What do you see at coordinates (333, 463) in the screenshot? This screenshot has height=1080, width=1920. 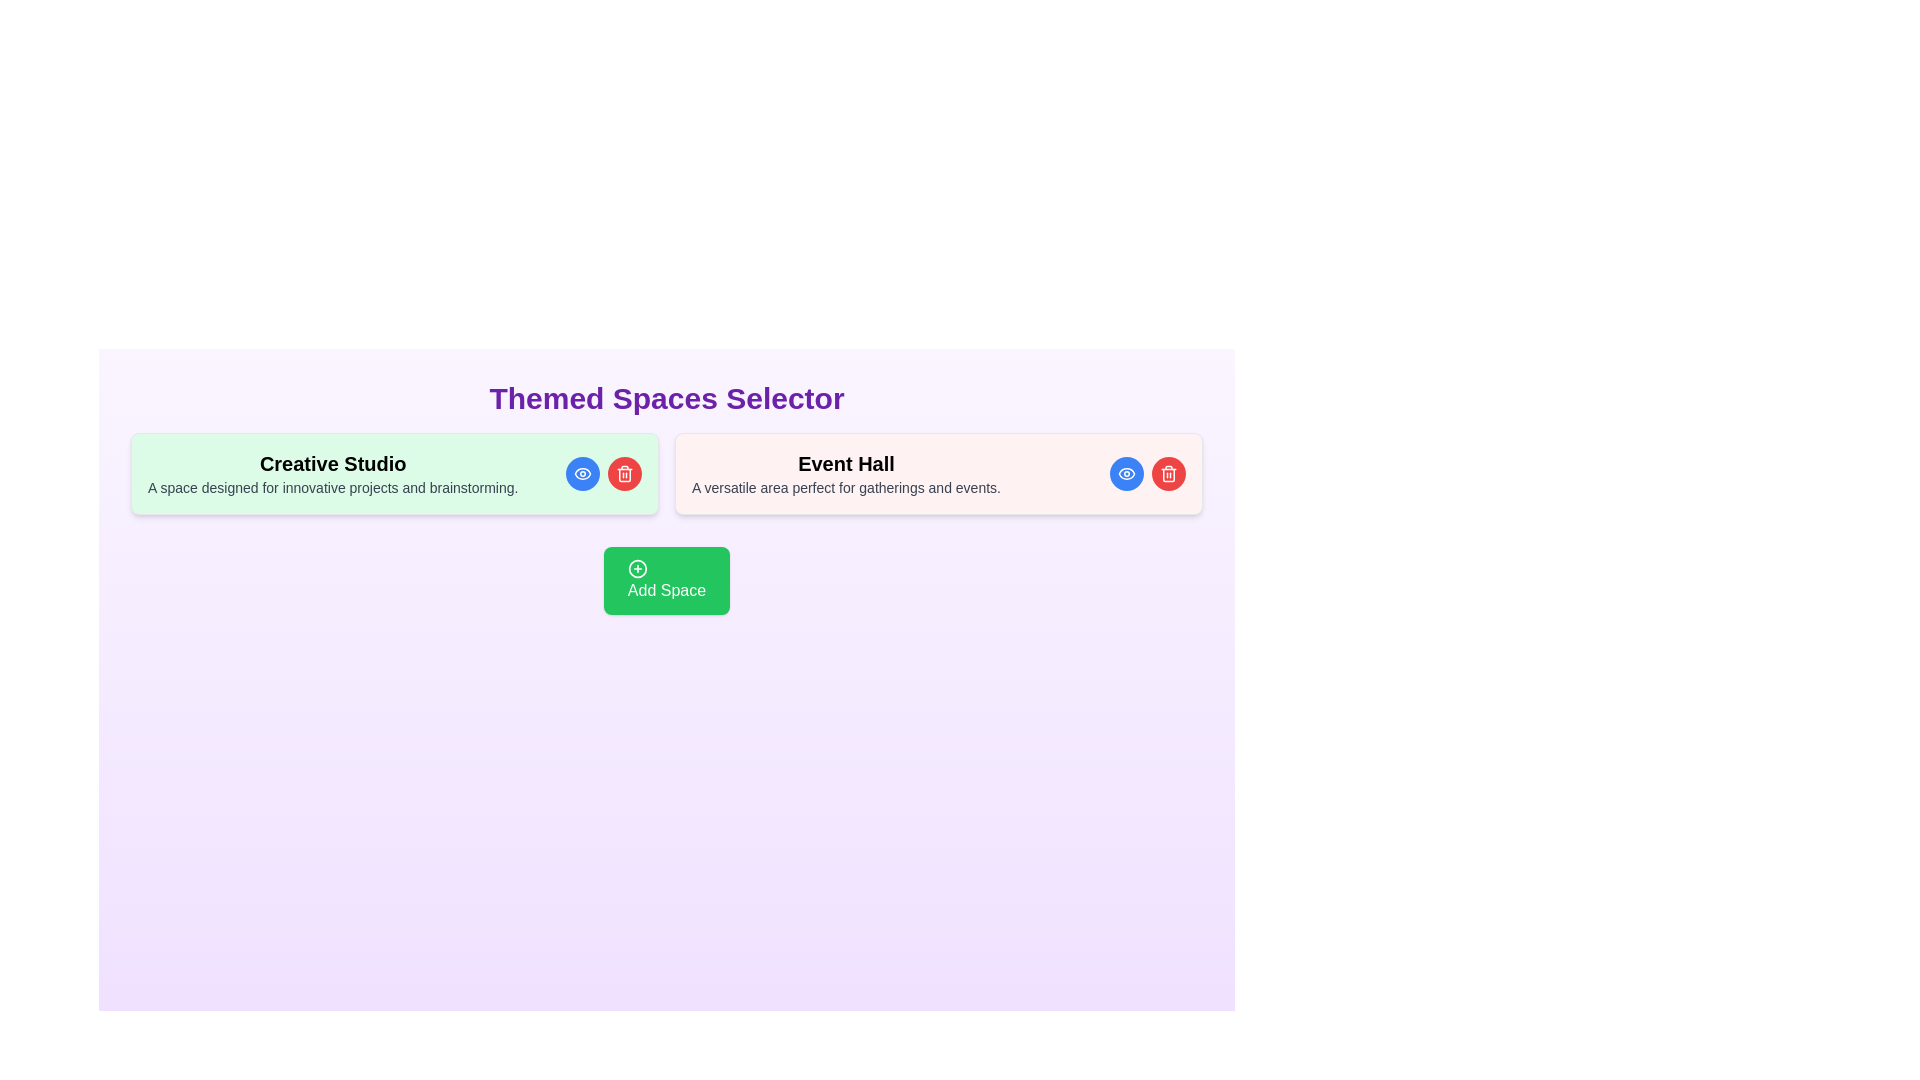 I see `the Header text label located at the top center of the green-highlighted segment on the left side of the interface, which serves to identify the section's purpose` at bounding box center [333, 463].